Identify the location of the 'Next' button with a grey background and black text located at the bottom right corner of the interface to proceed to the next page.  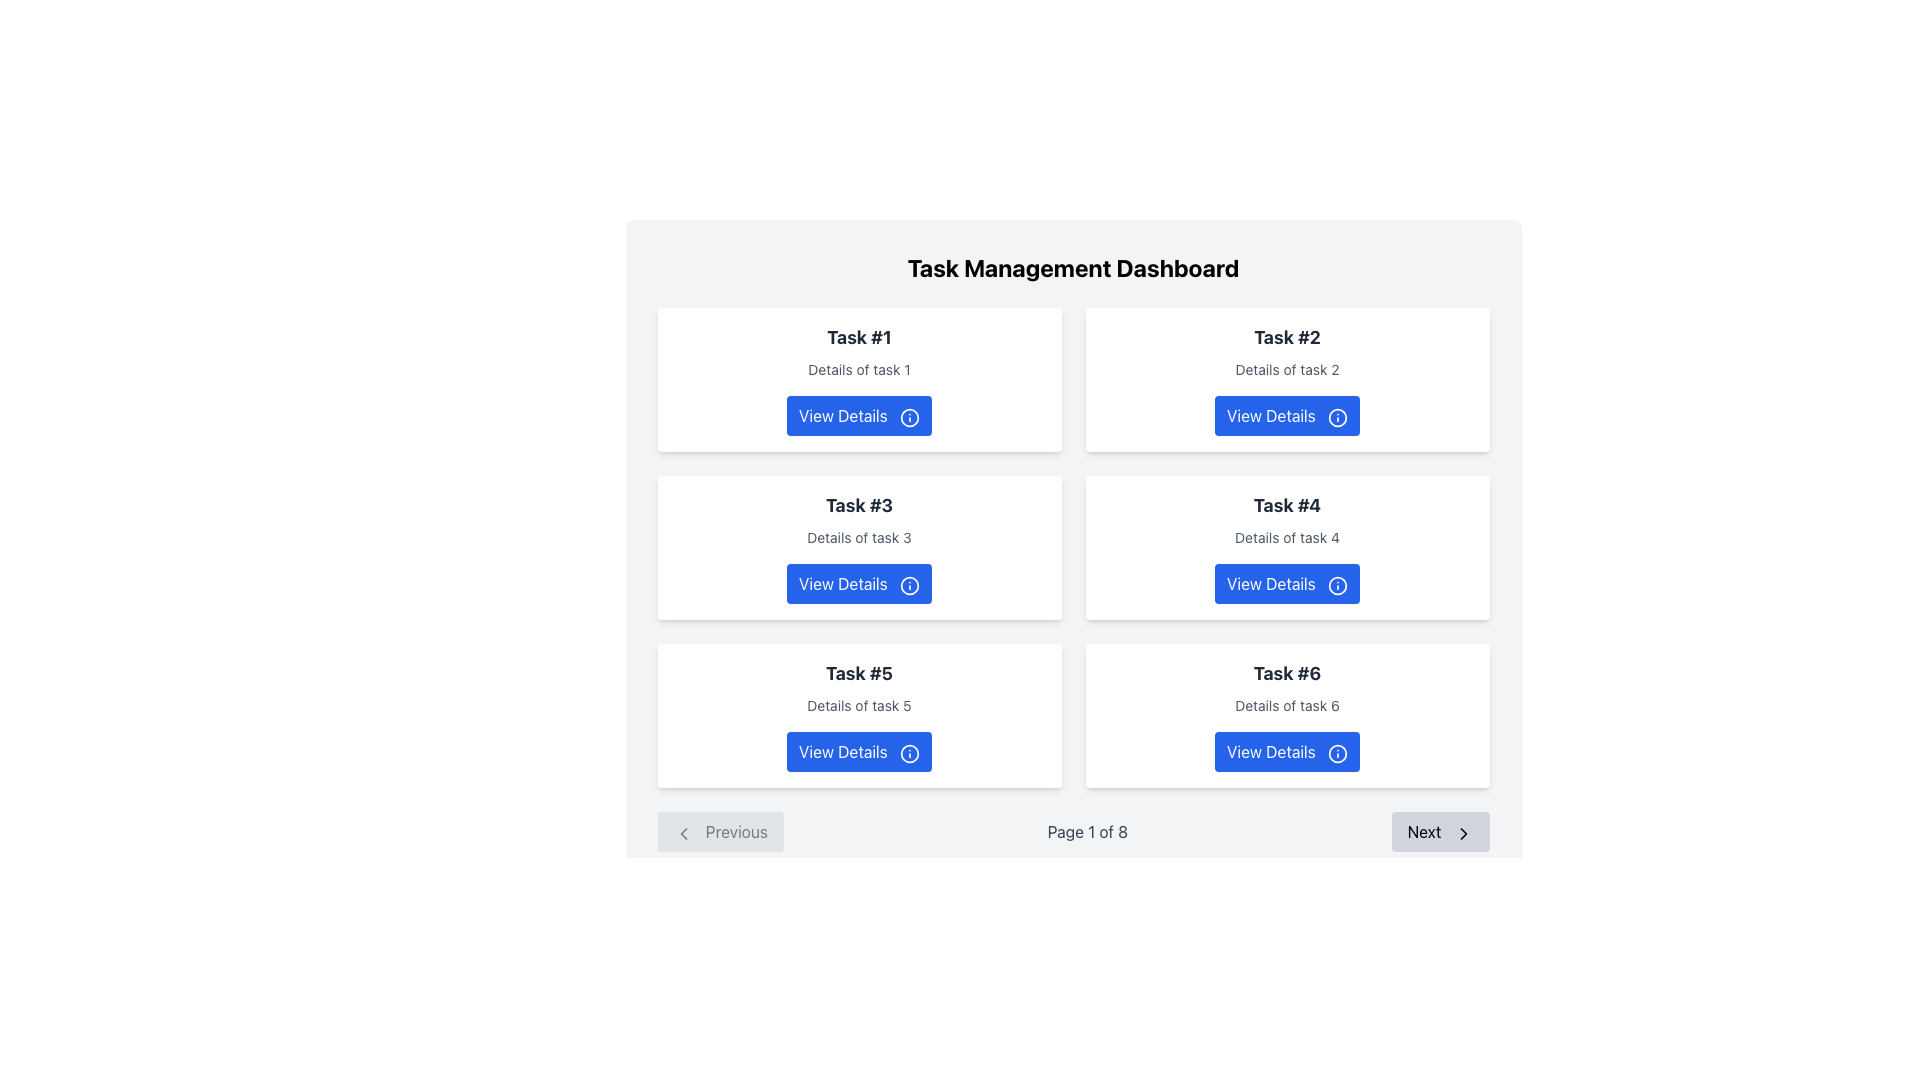
(1440, 832).